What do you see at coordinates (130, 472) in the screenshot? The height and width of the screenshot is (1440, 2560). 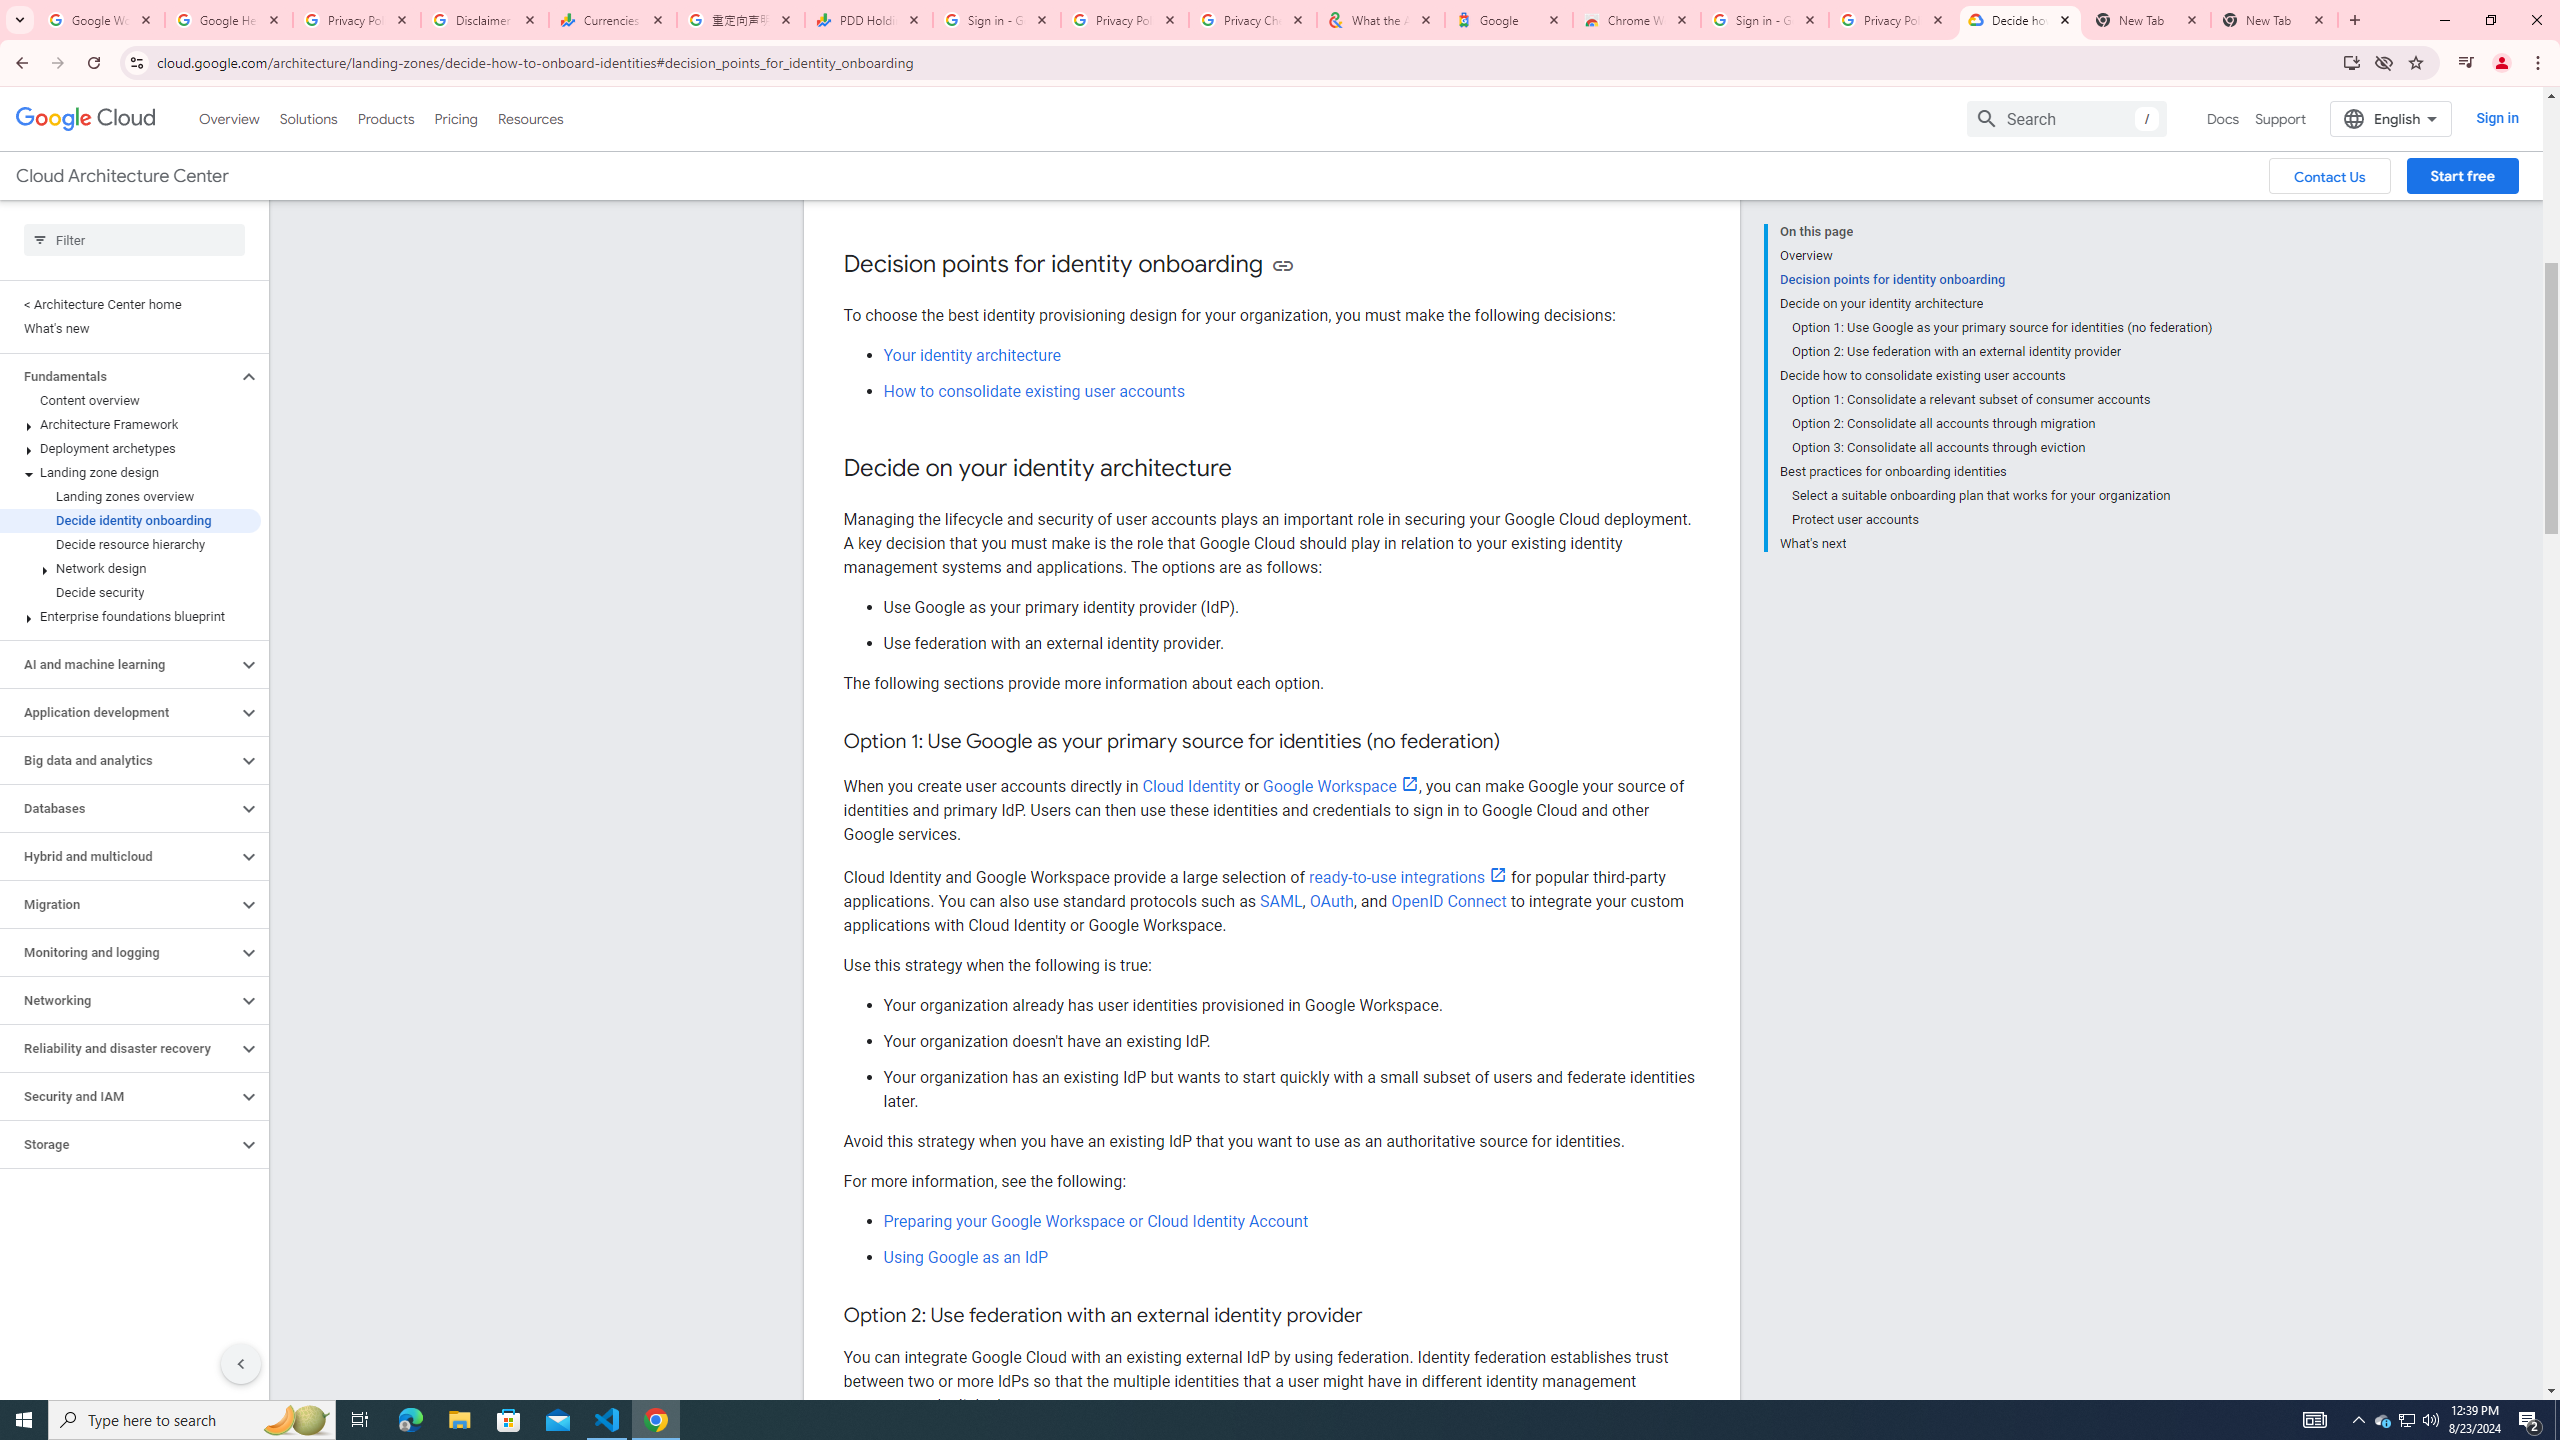 I see `'Landing zone design'` at bounding box center [130, 472].